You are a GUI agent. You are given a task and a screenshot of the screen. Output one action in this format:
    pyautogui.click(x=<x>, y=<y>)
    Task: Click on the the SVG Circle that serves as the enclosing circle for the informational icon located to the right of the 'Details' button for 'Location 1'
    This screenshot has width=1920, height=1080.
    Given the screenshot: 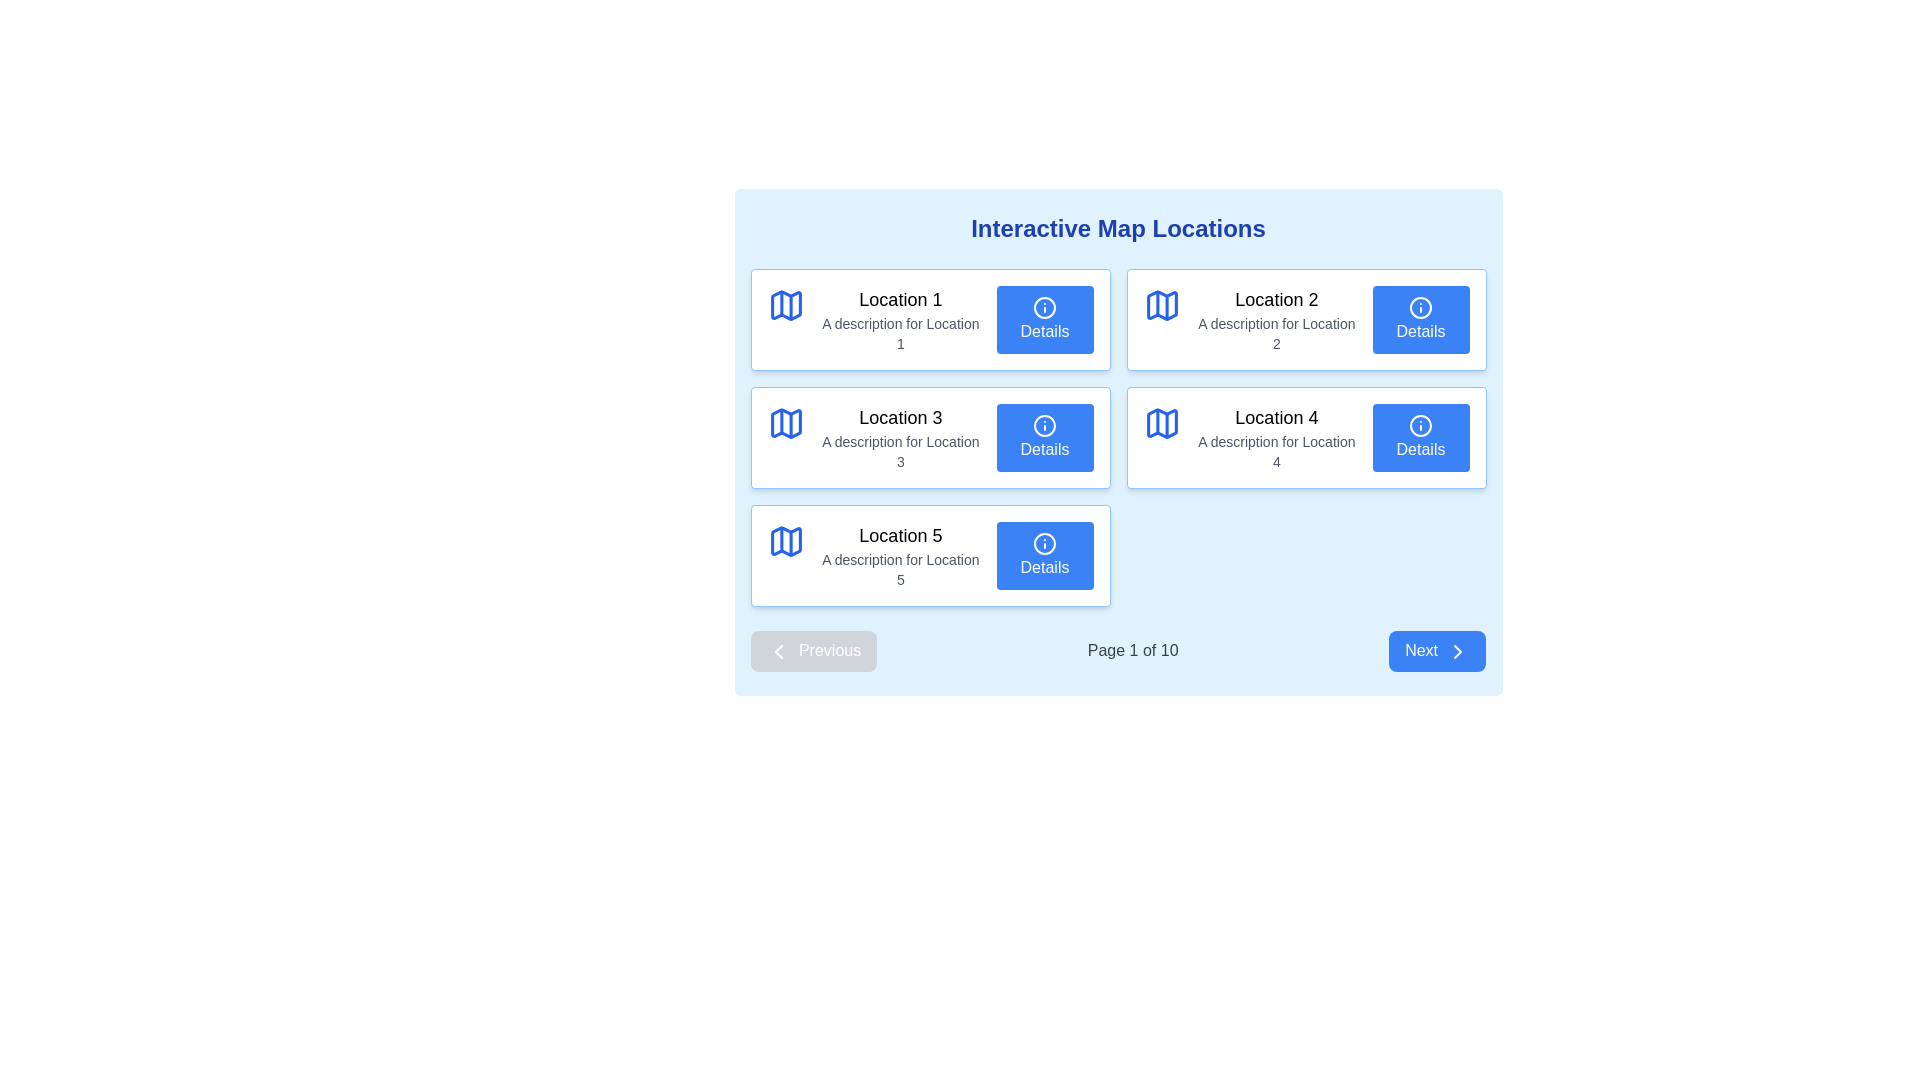 What is the action you would take?
    pyautogui.click(x=1044, y=308)
    